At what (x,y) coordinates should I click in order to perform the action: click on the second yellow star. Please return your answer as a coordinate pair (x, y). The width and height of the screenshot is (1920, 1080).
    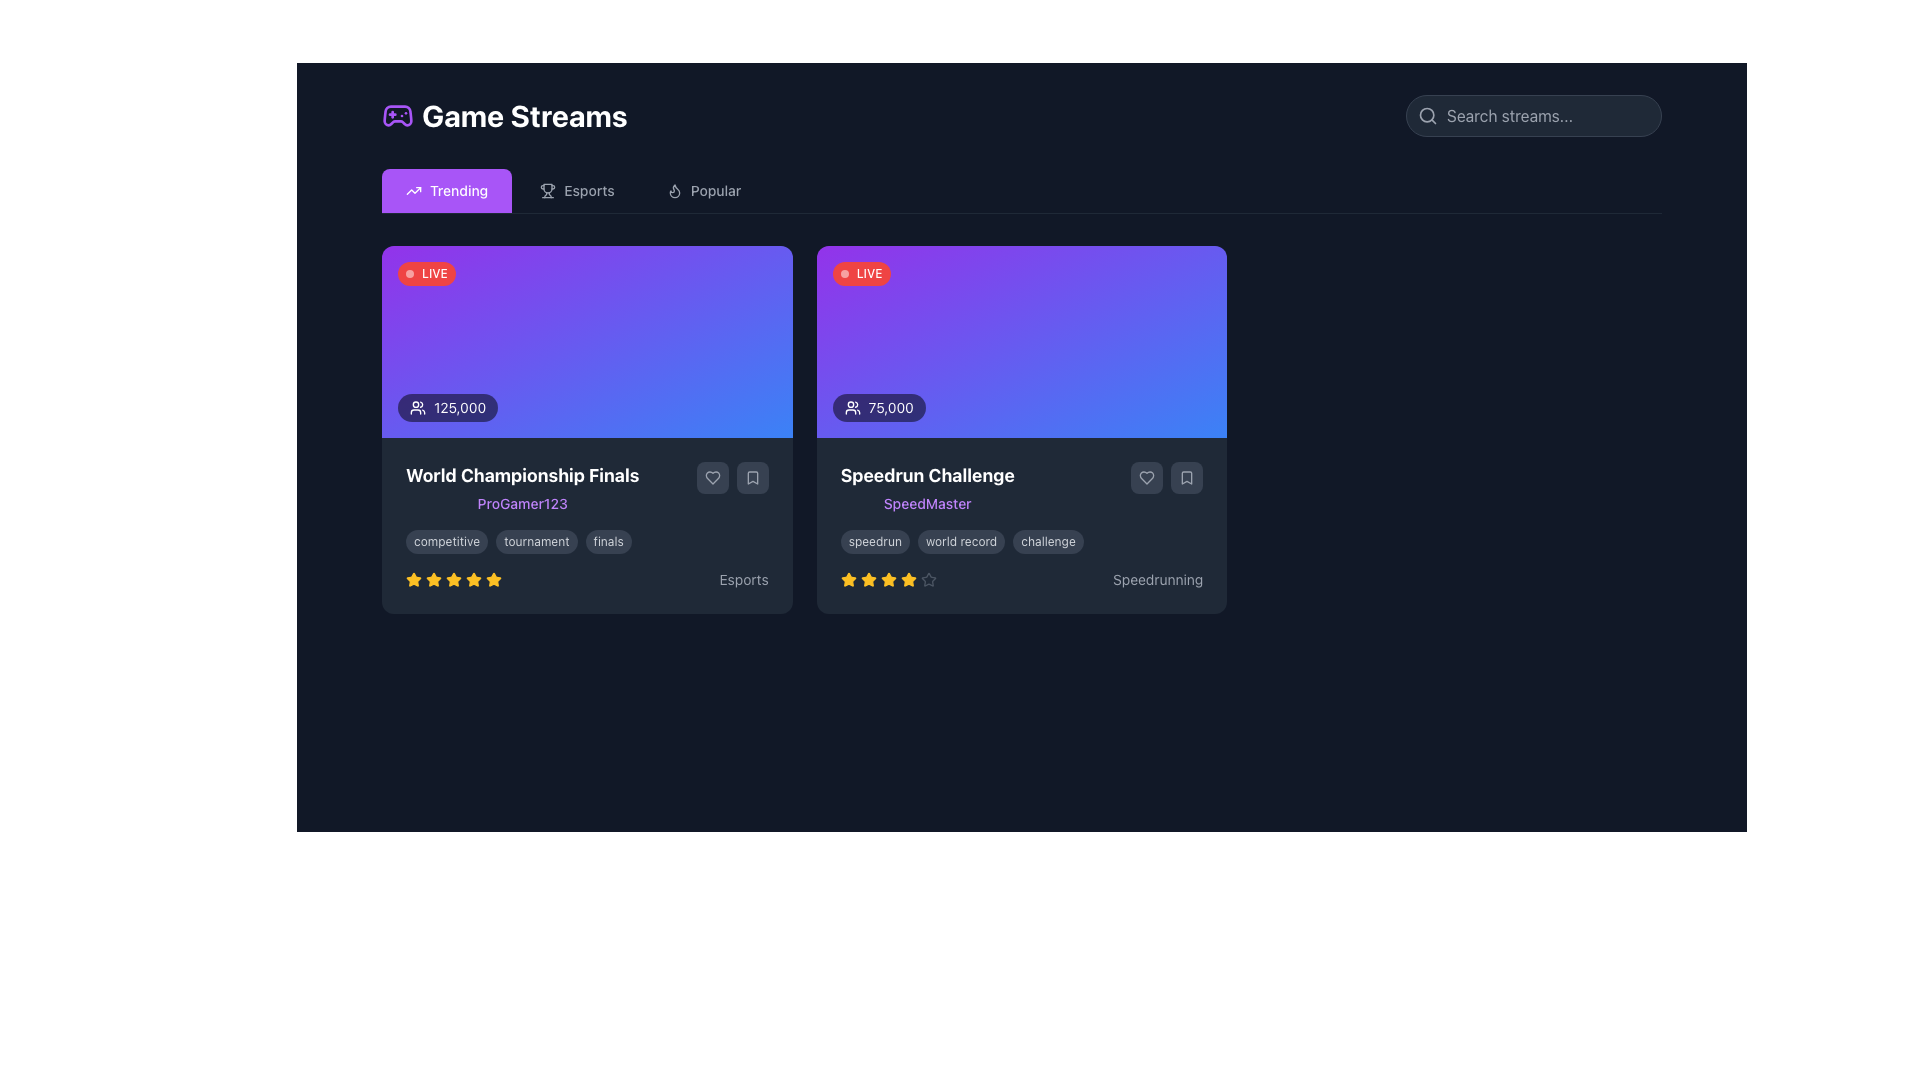
    Looking at the image, I should click on (887, 579).